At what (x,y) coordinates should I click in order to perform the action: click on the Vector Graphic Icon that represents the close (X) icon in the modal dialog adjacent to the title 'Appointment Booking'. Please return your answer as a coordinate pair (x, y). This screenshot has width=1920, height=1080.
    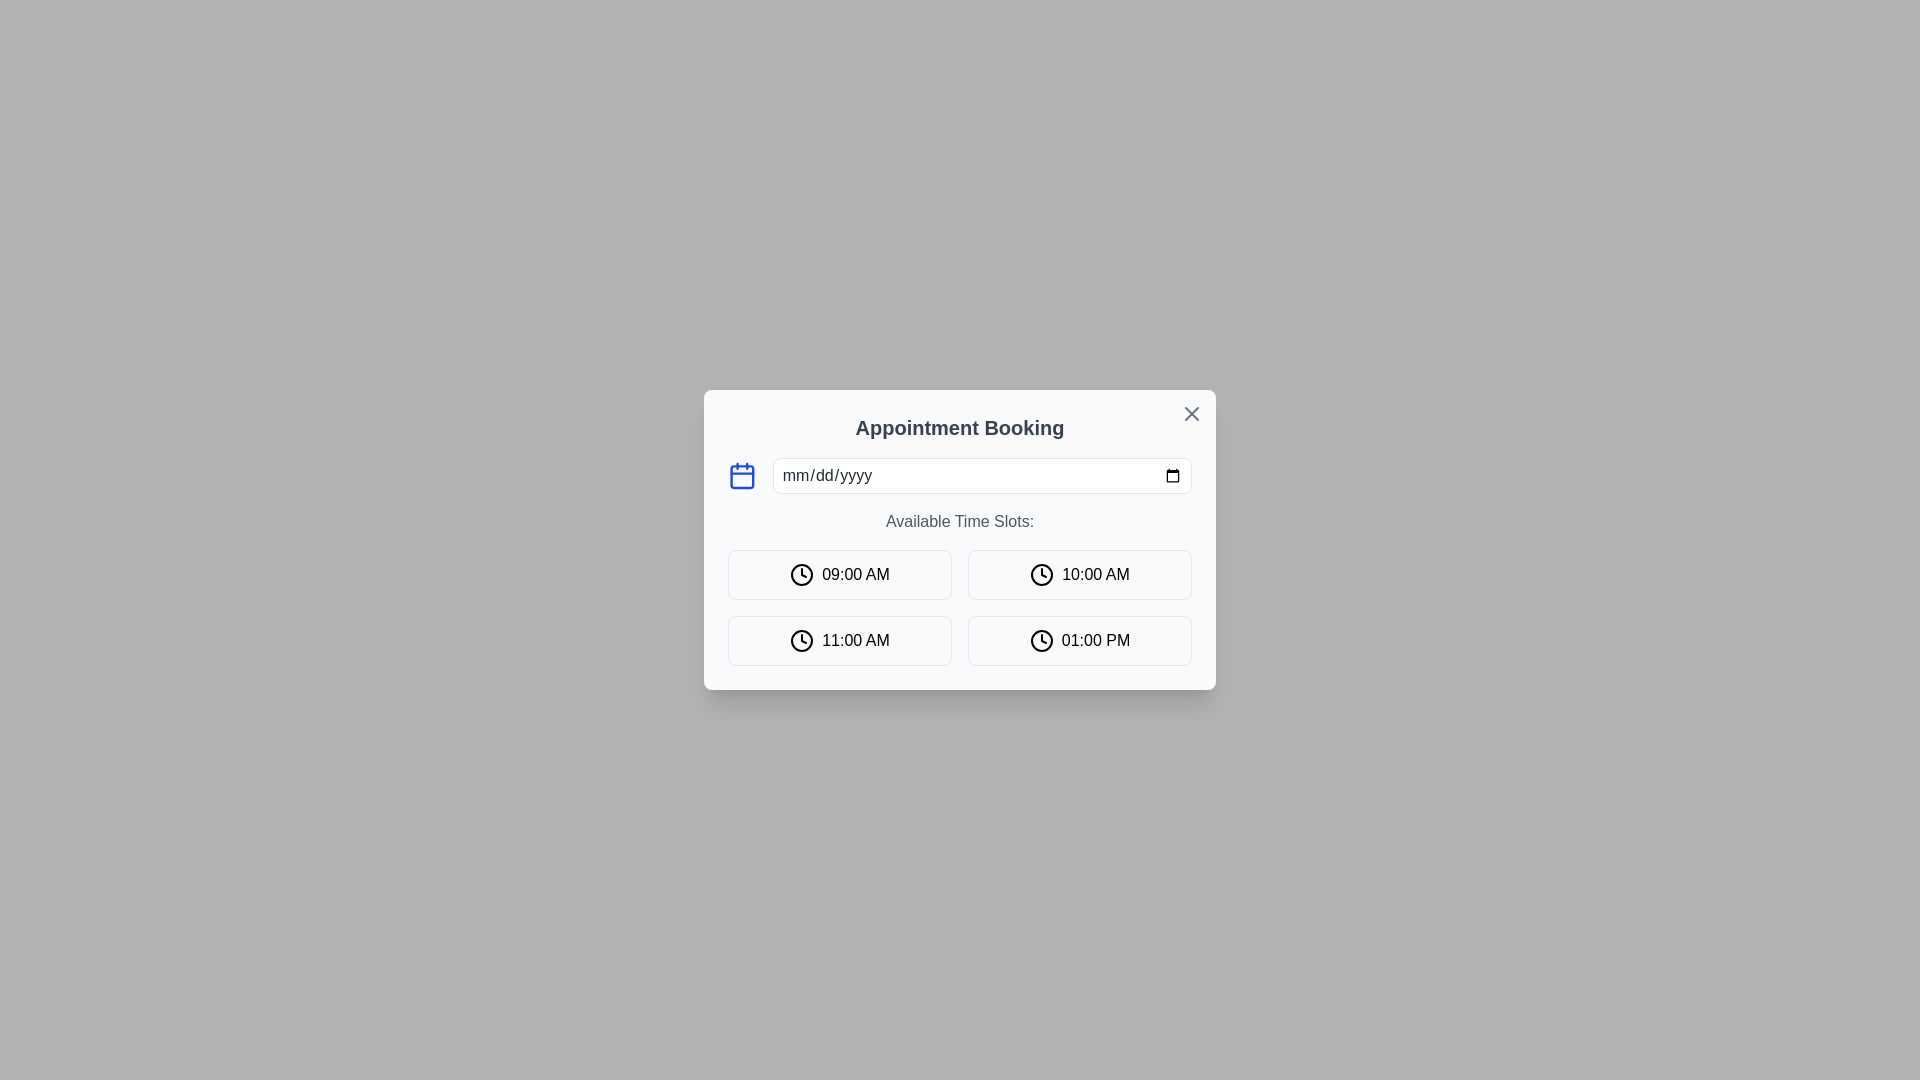
    Looking at the image, I should click on (1191, 412).